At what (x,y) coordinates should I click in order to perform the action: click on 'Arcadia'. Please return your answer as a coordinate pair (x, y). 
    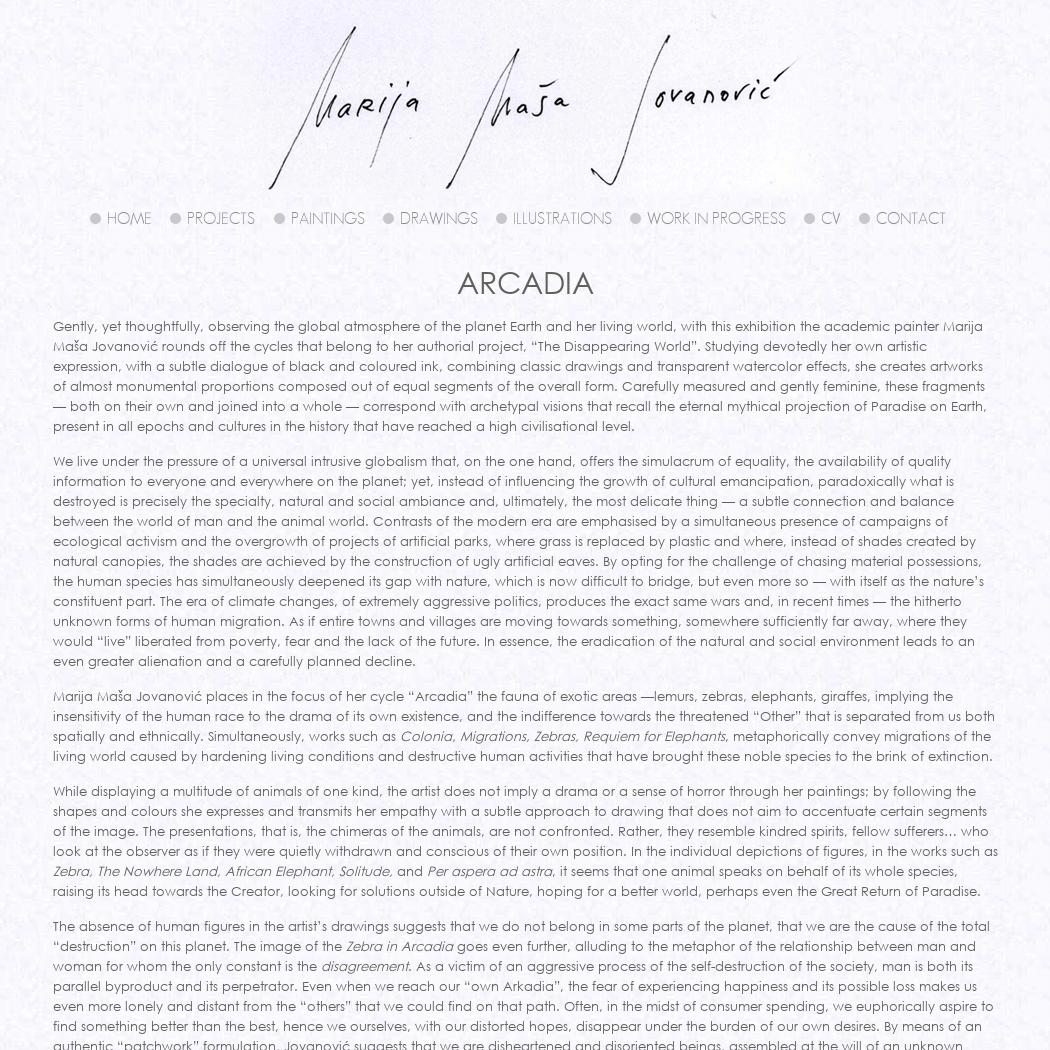
    Looking at the image, I should click on (523, 281).